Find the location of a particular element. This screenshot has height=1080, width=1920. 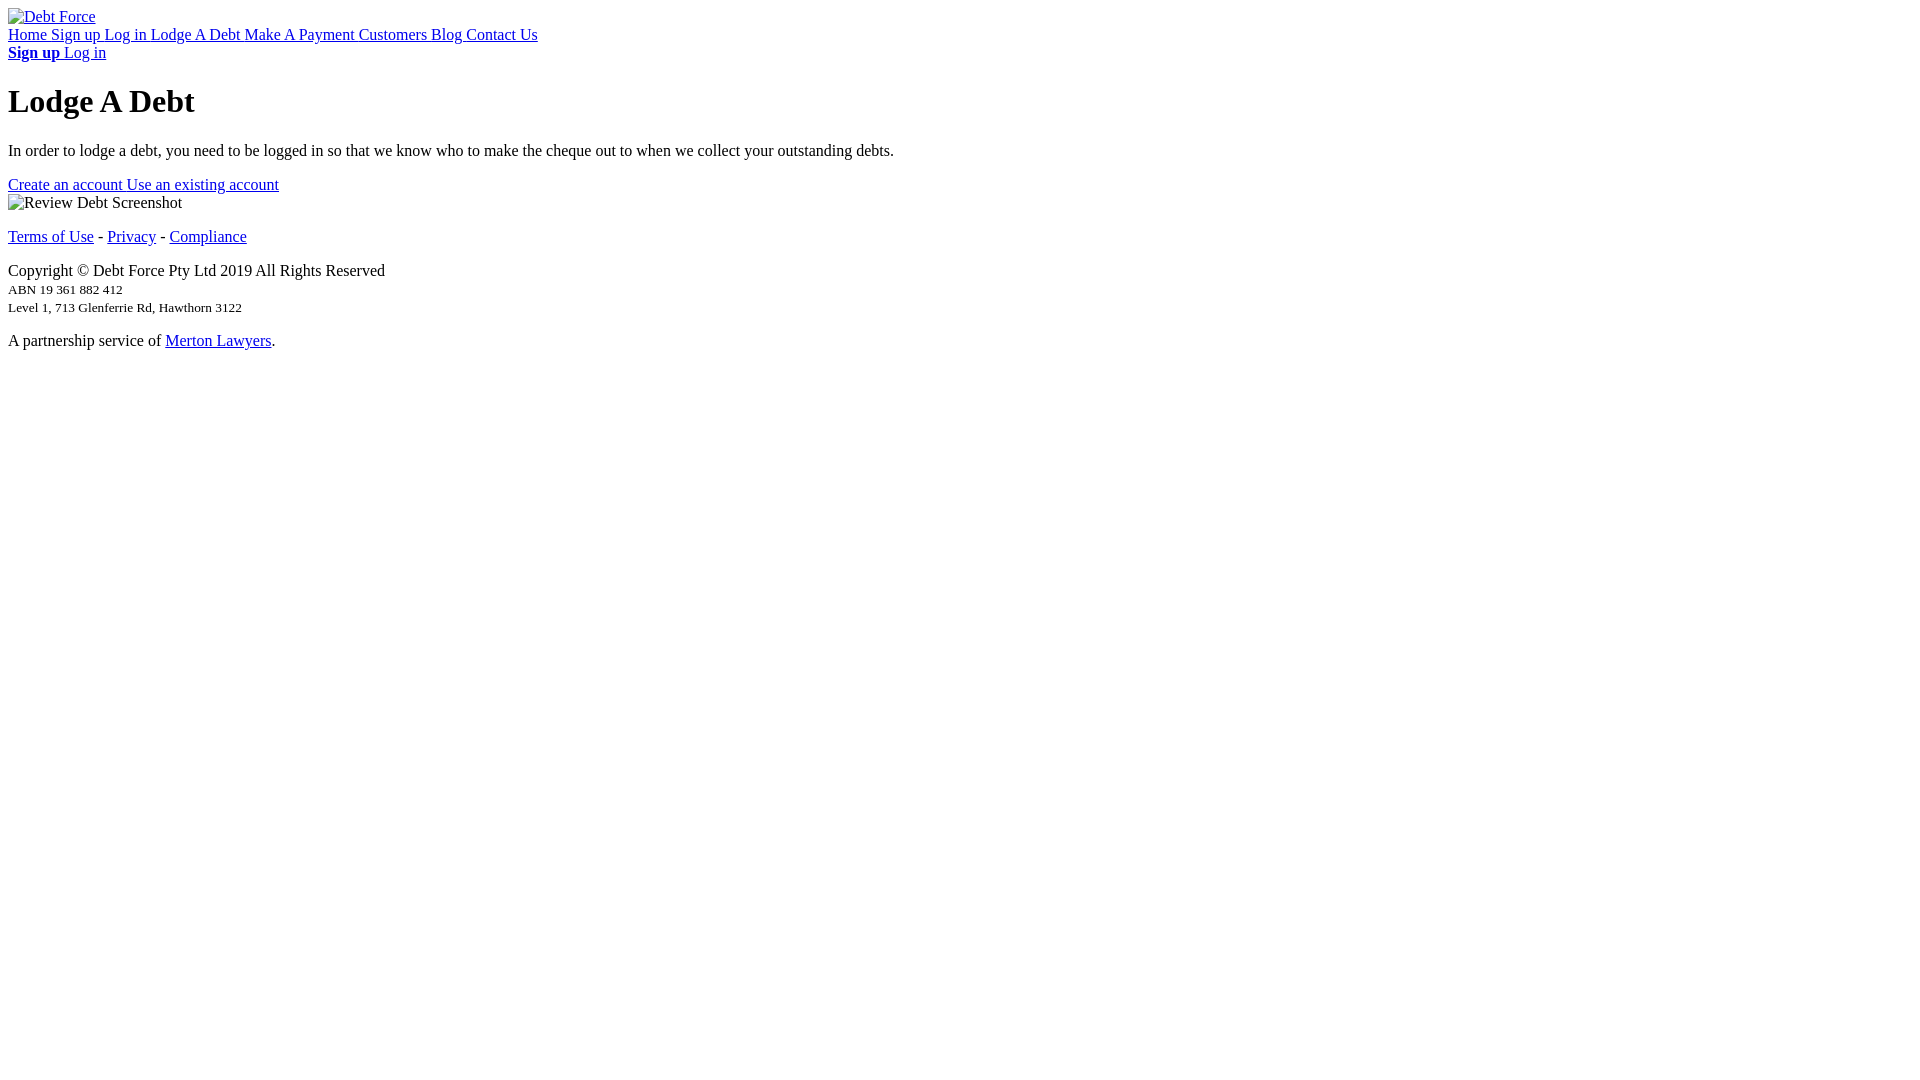

'Log in' is located at coordinates (125, 34).